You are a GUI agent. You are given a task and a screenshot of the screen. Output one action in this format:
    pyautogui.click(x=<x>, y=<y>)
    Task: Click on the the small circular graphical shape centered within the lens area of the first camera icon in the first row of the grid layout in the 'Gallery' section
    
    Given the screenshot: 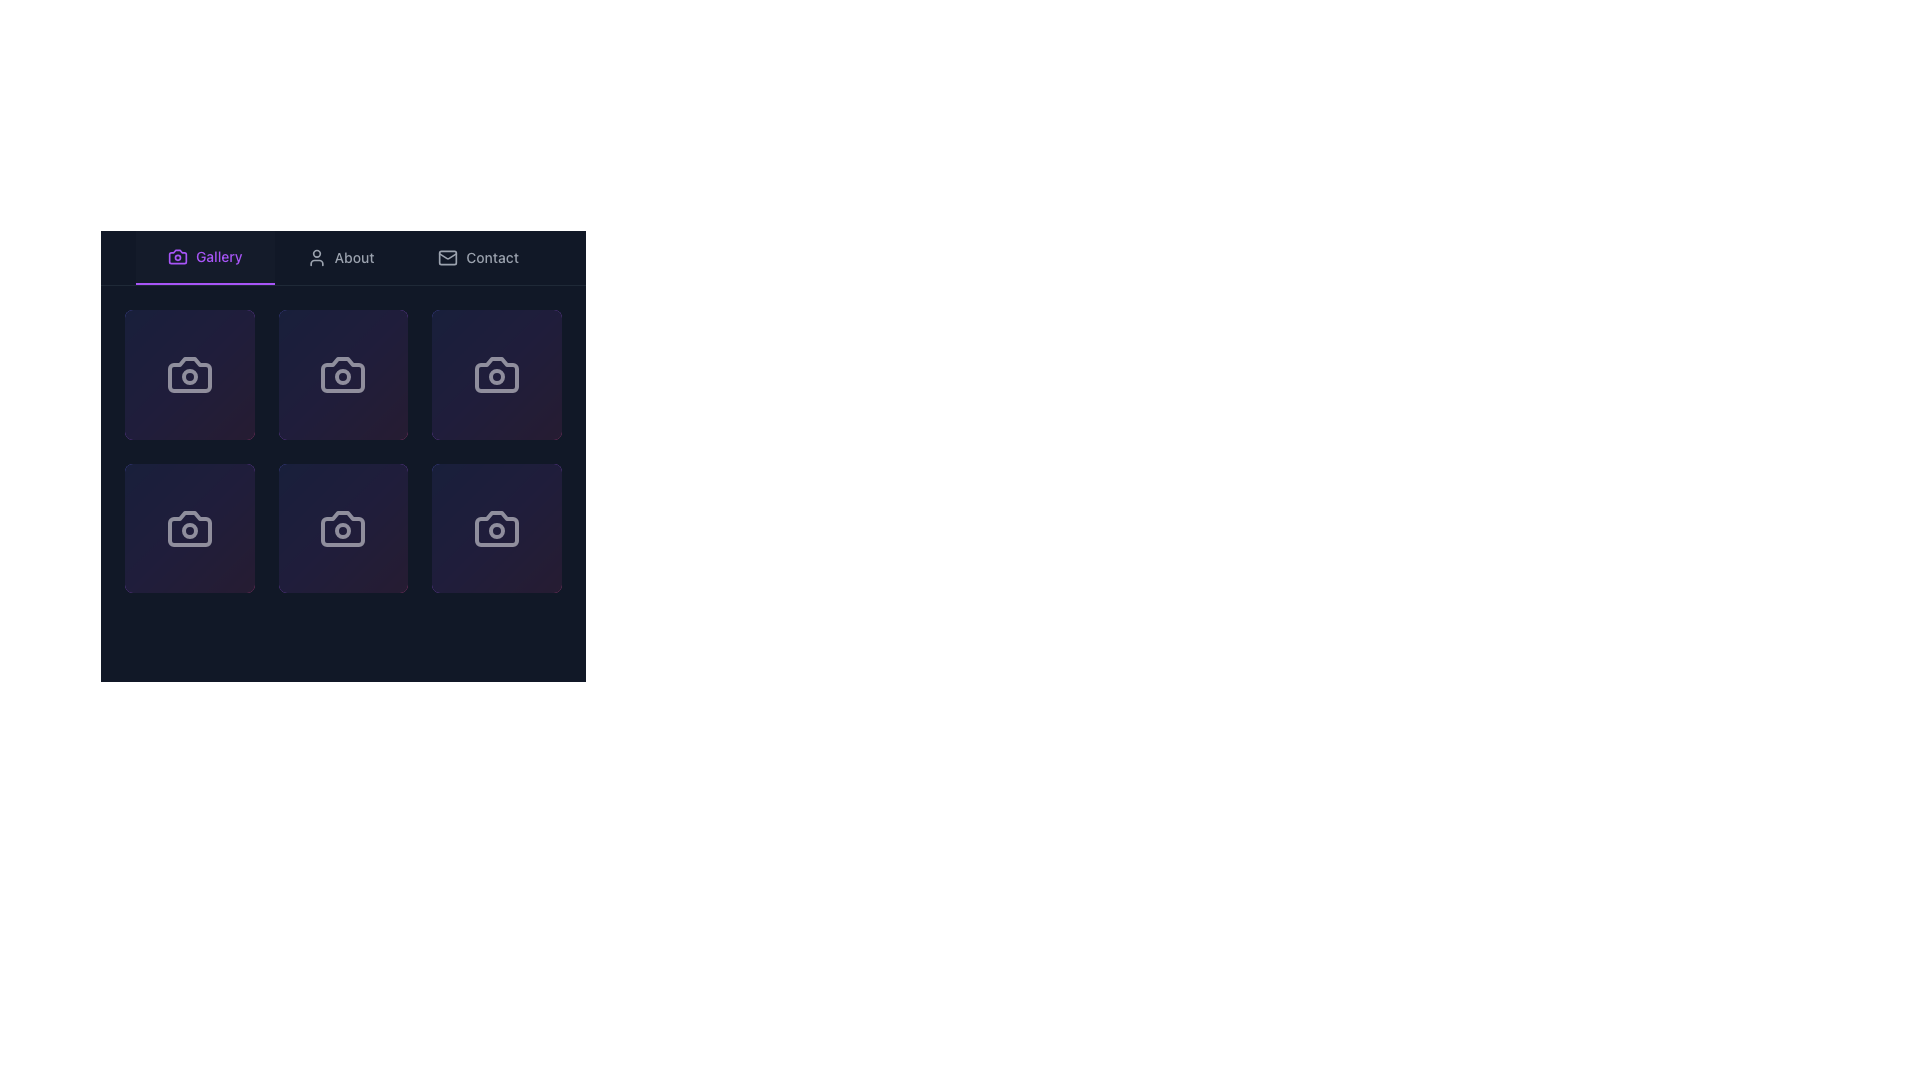 What is the action you would take?
    pyautogui.click(x=189, y=376)
    